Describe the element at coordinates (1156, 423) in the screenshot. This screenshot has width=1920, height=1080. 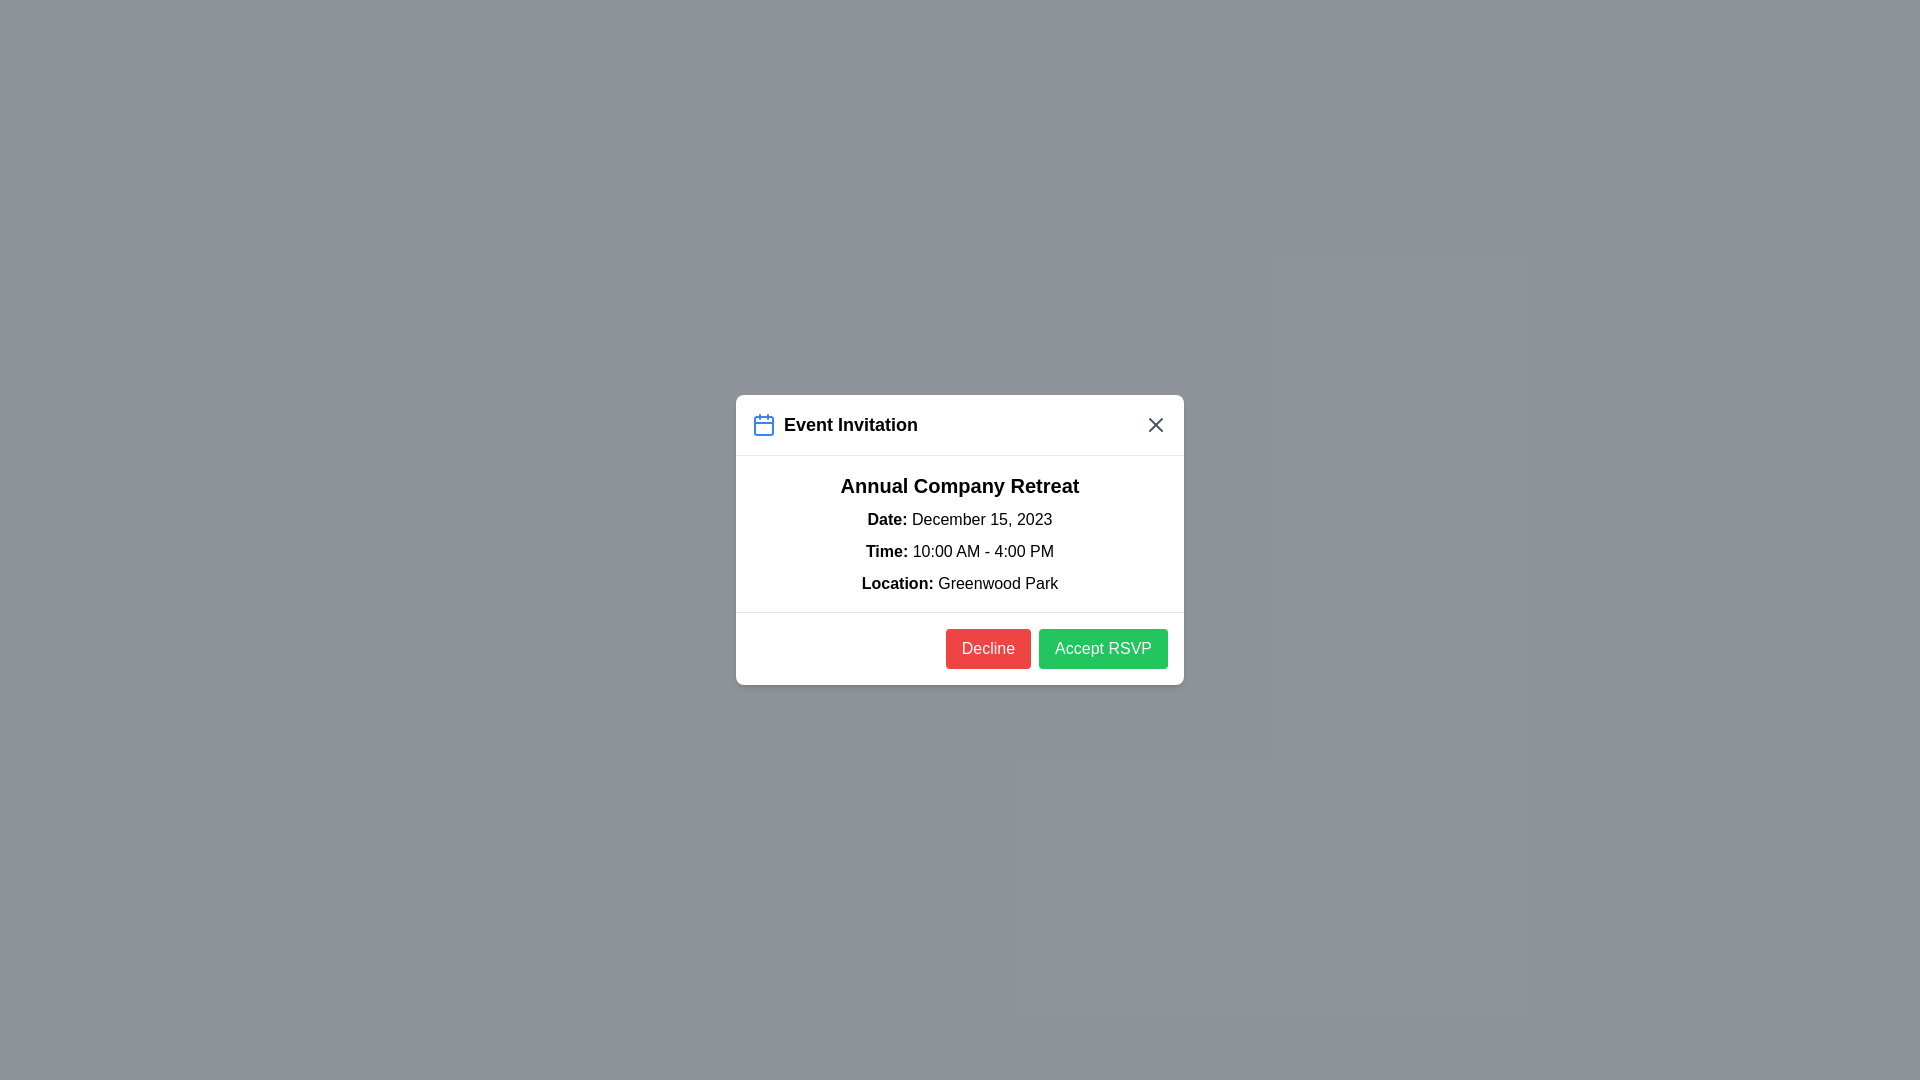
I see `the diagonal line icon segment that is part of the close button located at the top-right corner of the event invitation modal` at that location.